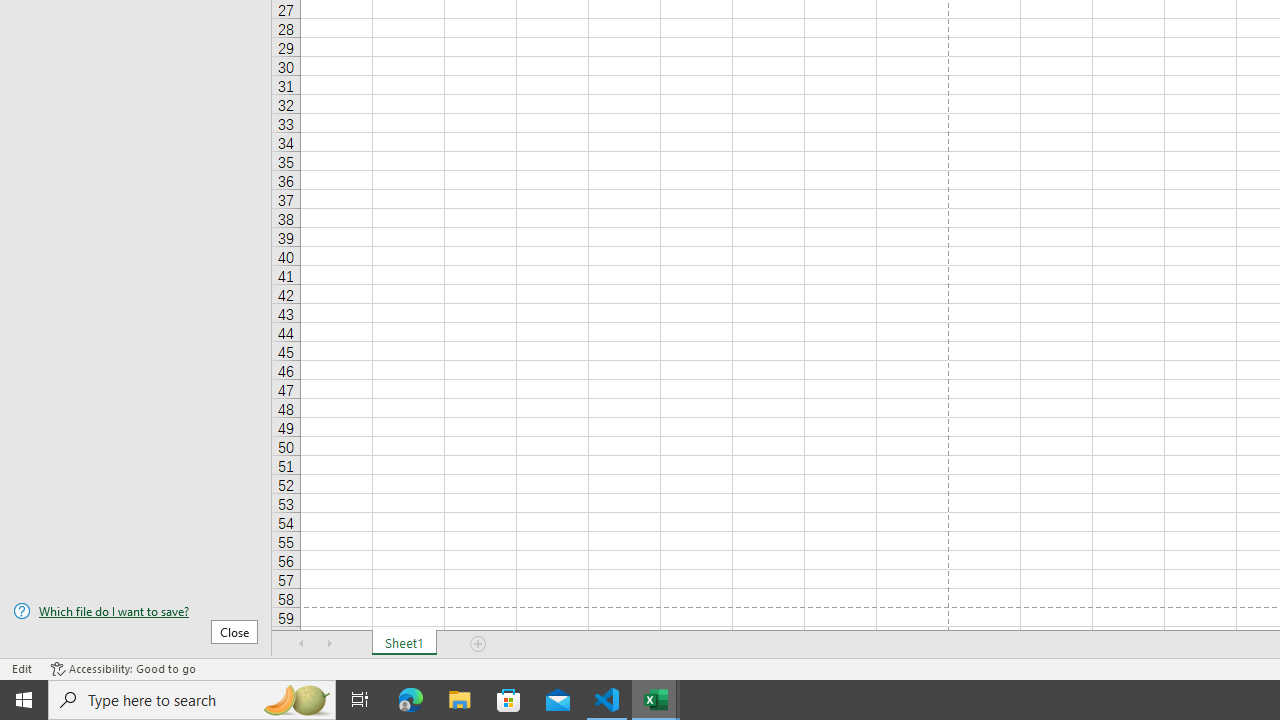 The height and width of the screenshot is (720, 1280). I want to click on 'Add Sheet', so click(477, 644).